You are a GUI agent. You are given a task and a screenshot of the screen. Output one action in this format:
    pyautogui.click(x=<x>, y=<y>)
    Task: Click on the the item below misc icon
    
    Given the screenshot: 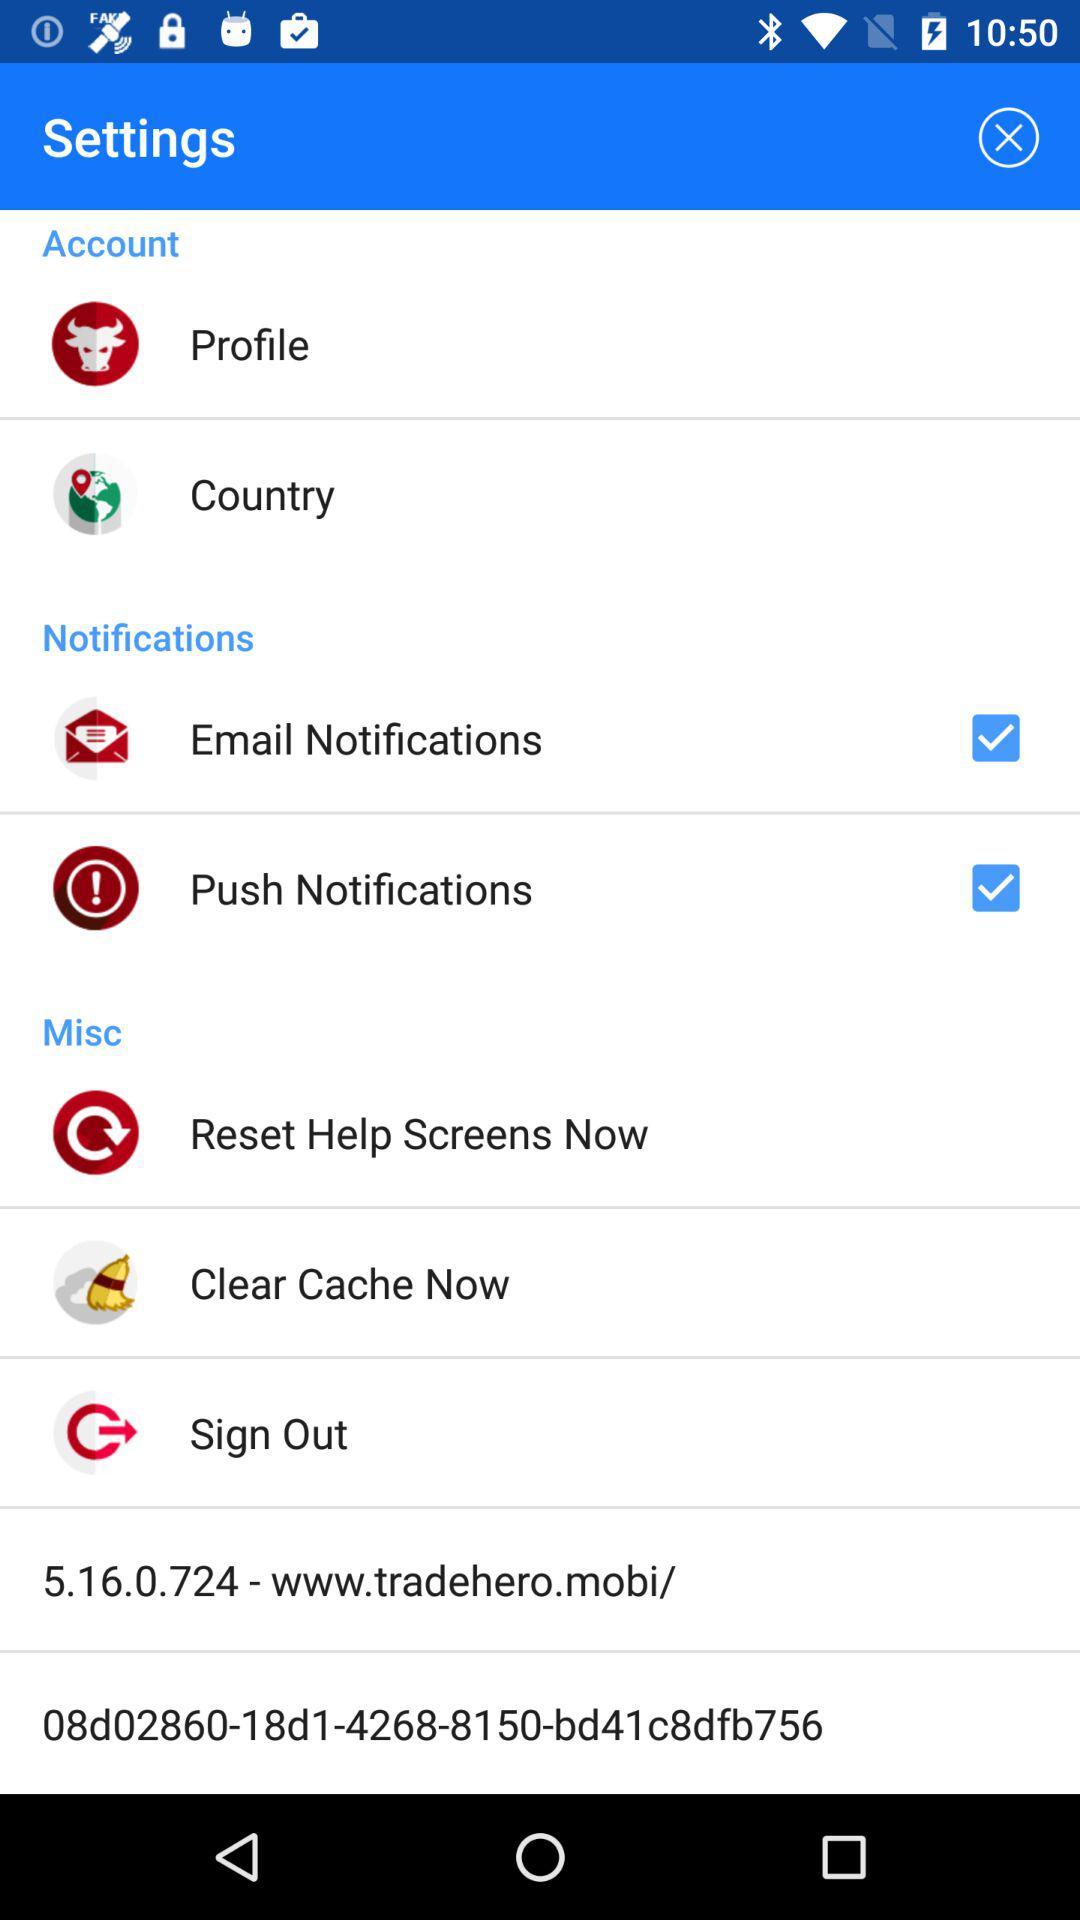 What is the action you would take?
    pyautogui.click(x=418, y=1132)
    